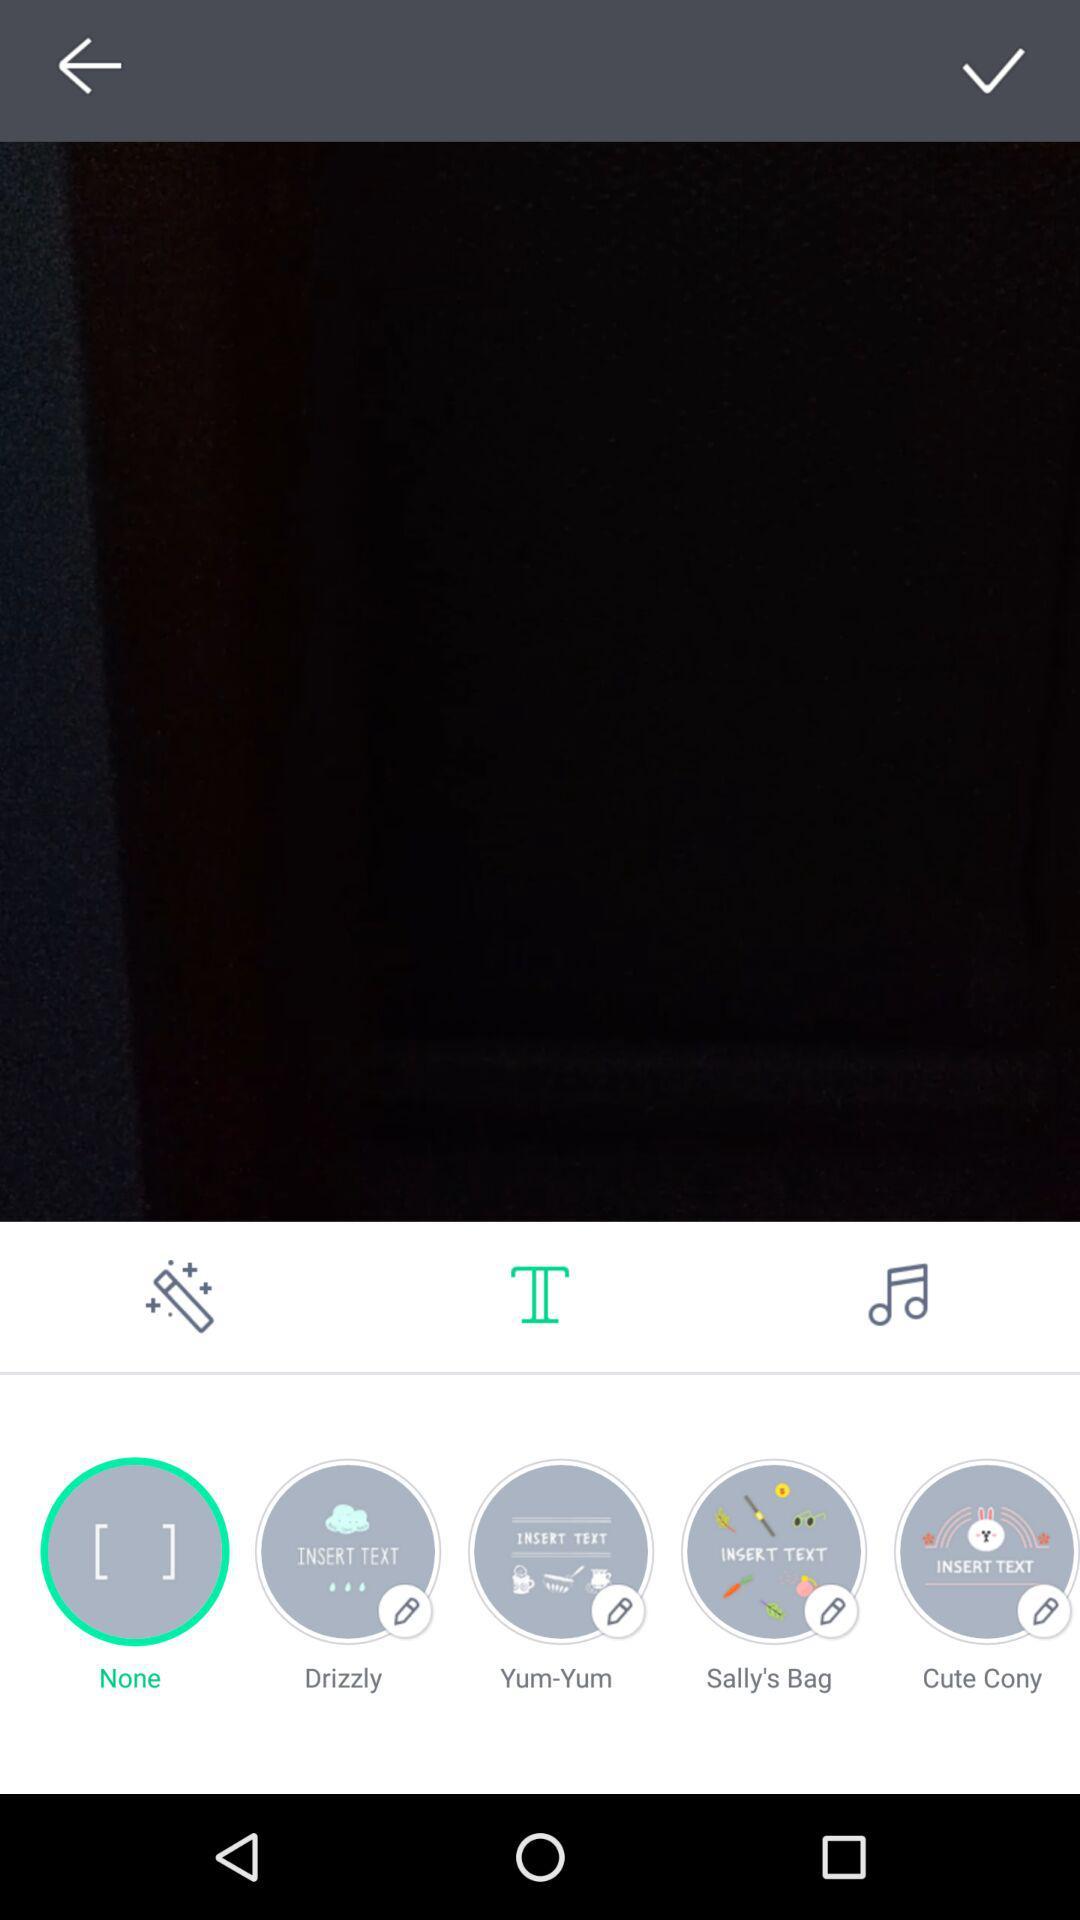 Image resolution: width=1080 pixels, height=1920 pixels. I want to click on a text, so click(540, 1296).